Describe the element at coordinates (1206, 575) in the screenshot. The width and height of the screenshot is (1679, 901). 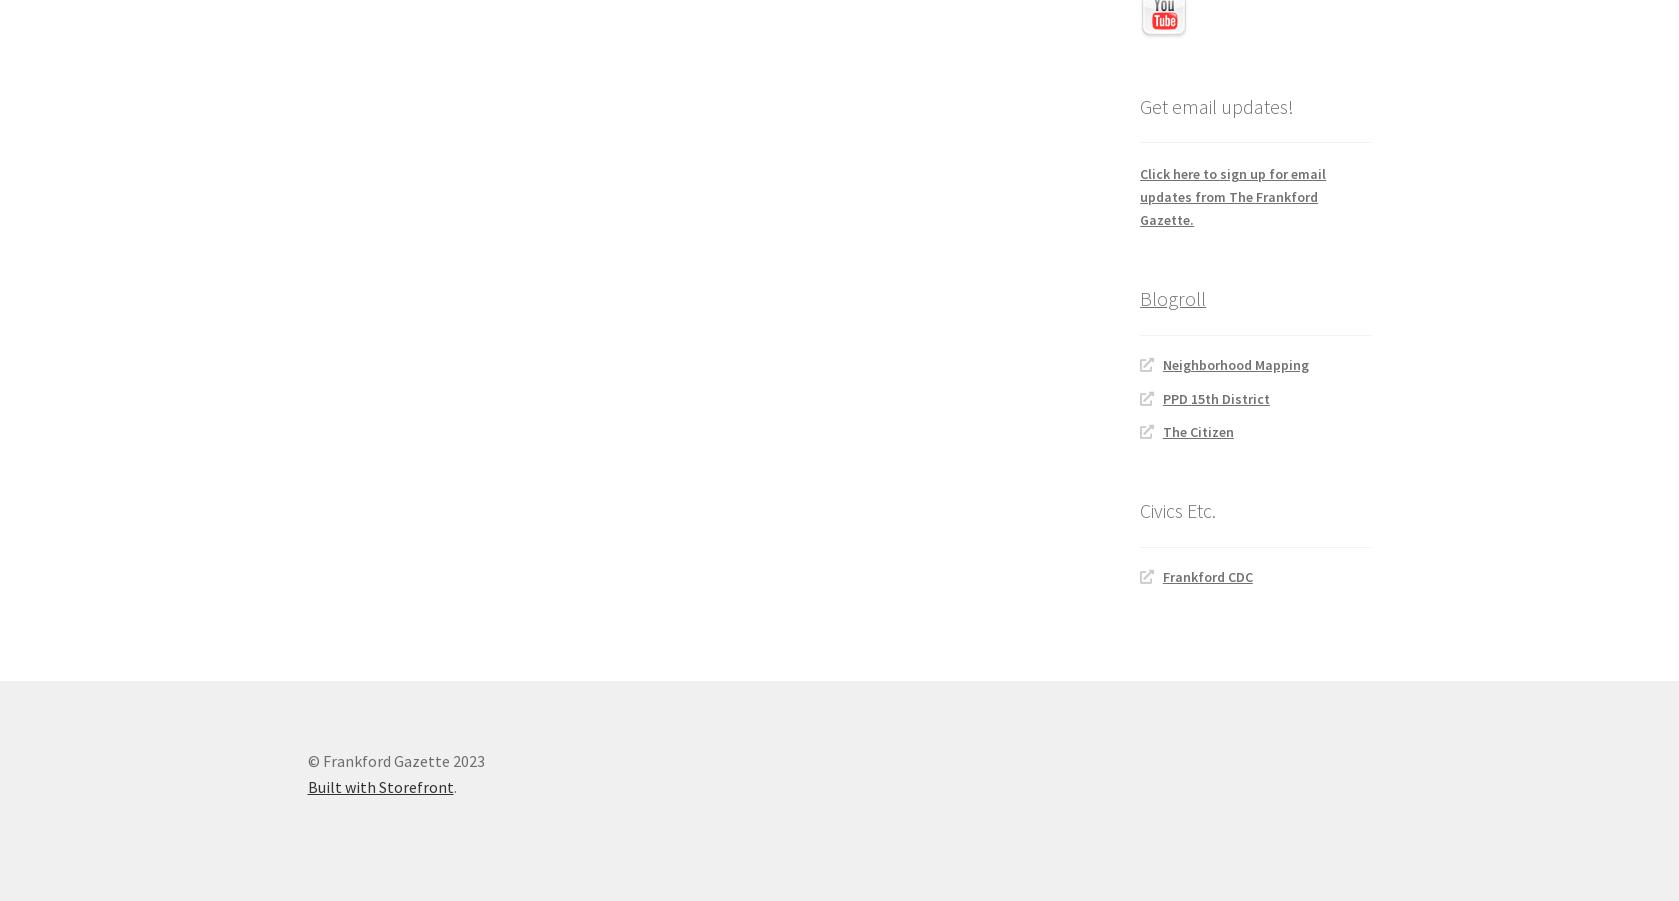
I see `'Frankford CDC'` at that location.